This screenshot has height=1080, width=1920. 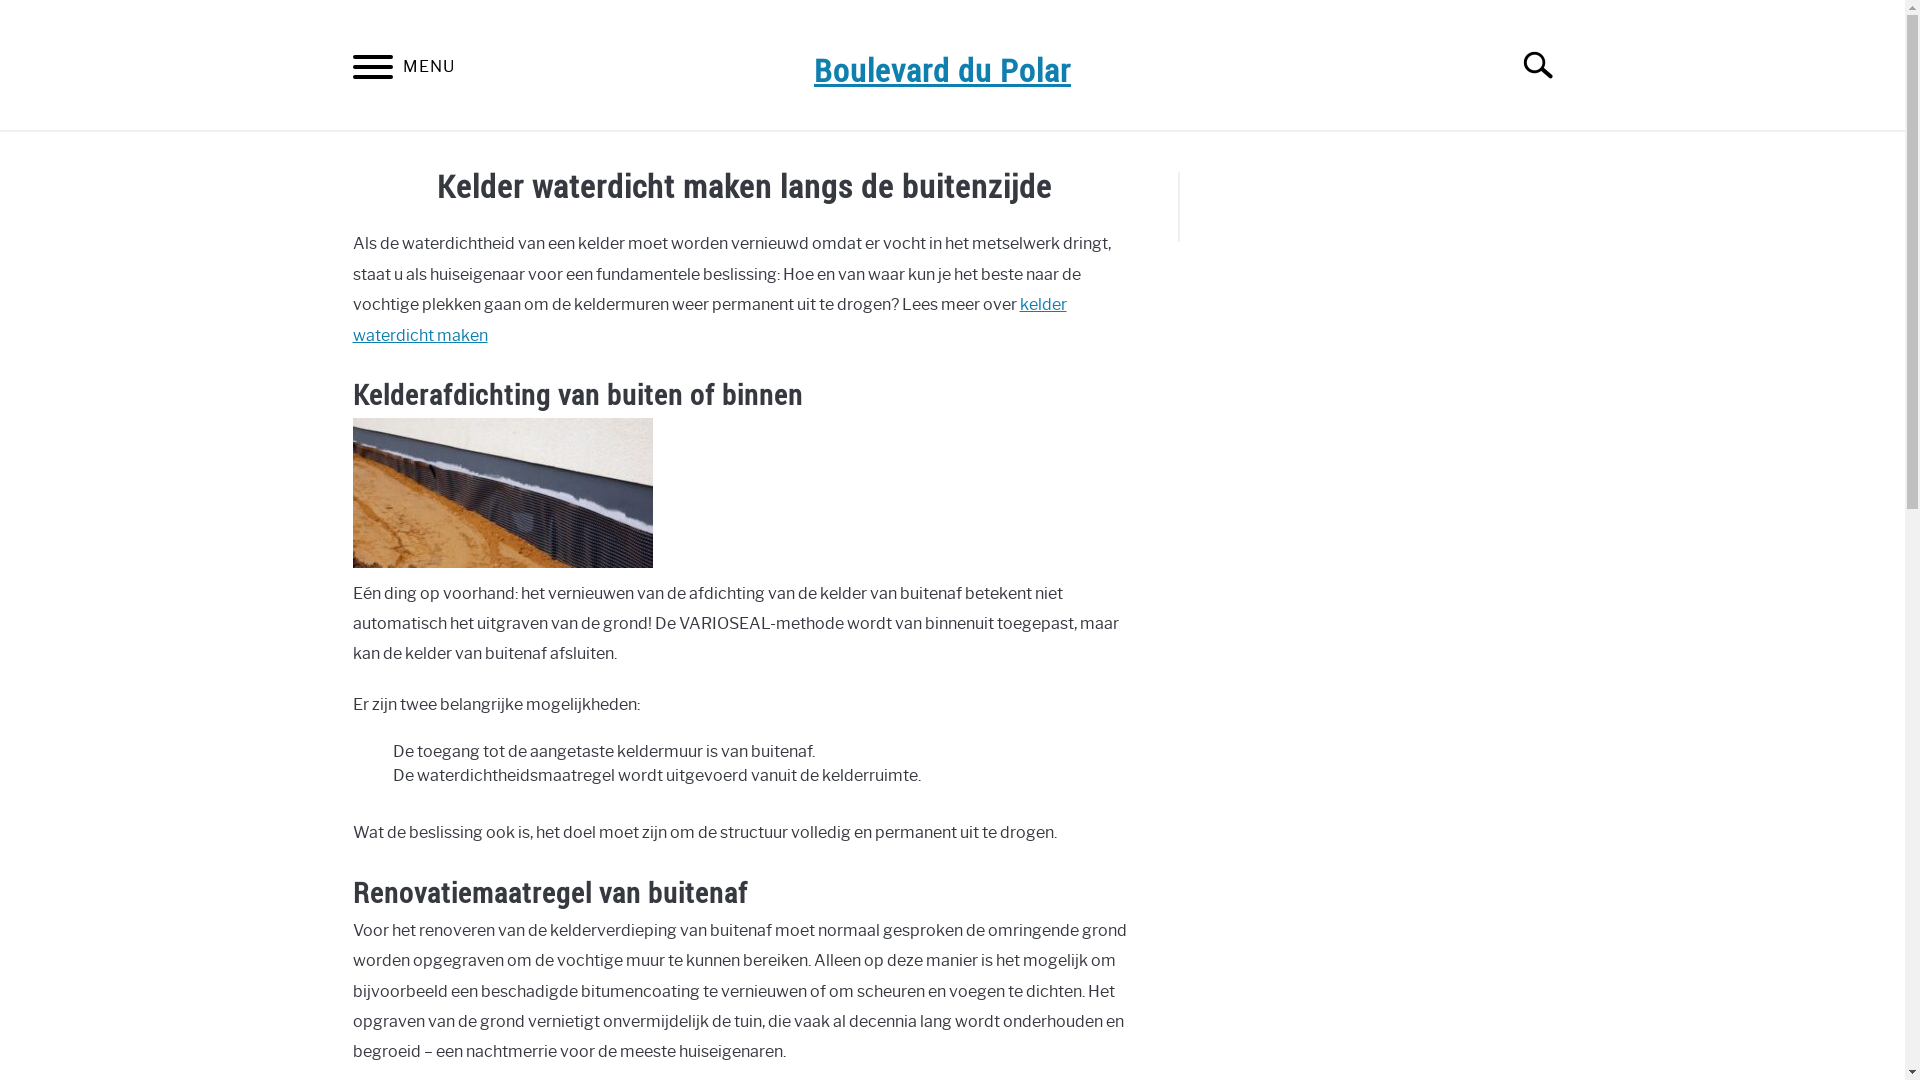 I want to click on 'Search', so click(x=1502, y=64).